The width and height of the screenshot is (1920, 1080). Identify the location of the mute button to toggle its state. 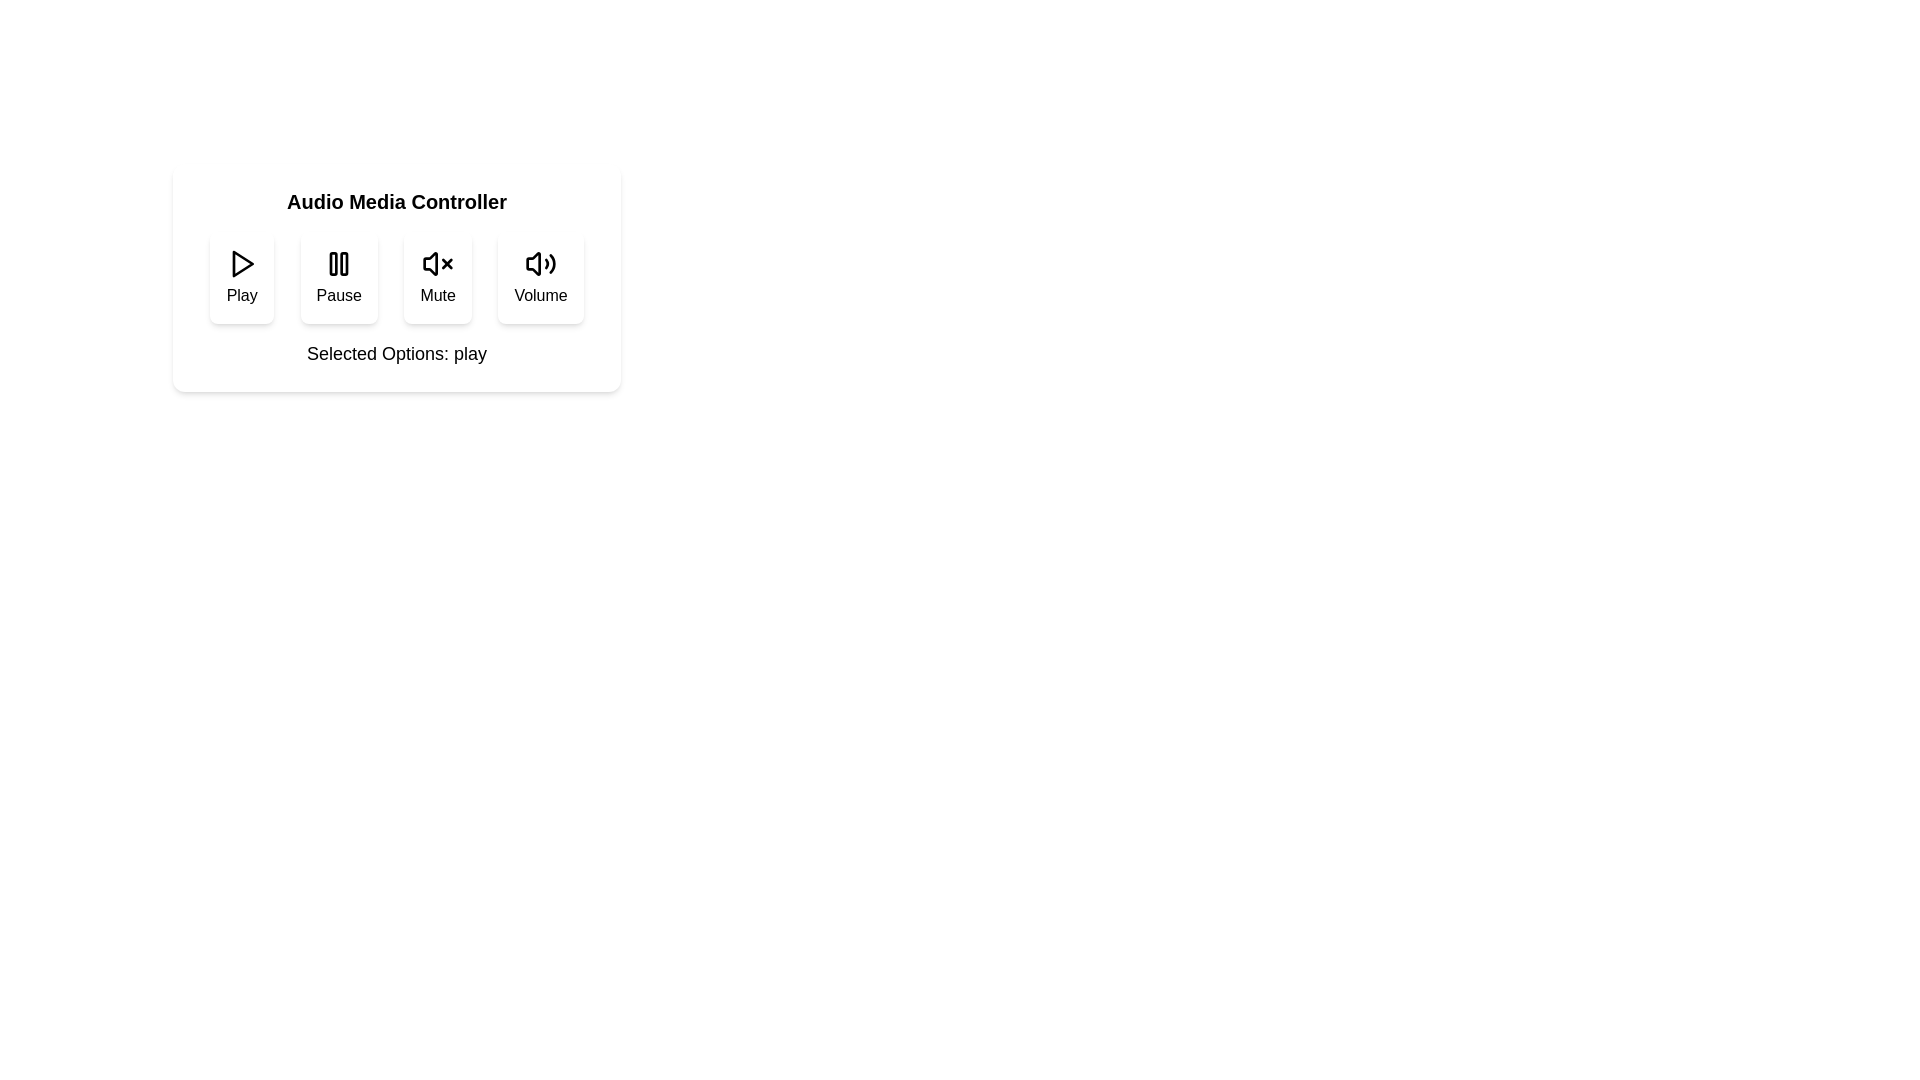
(436, 277).